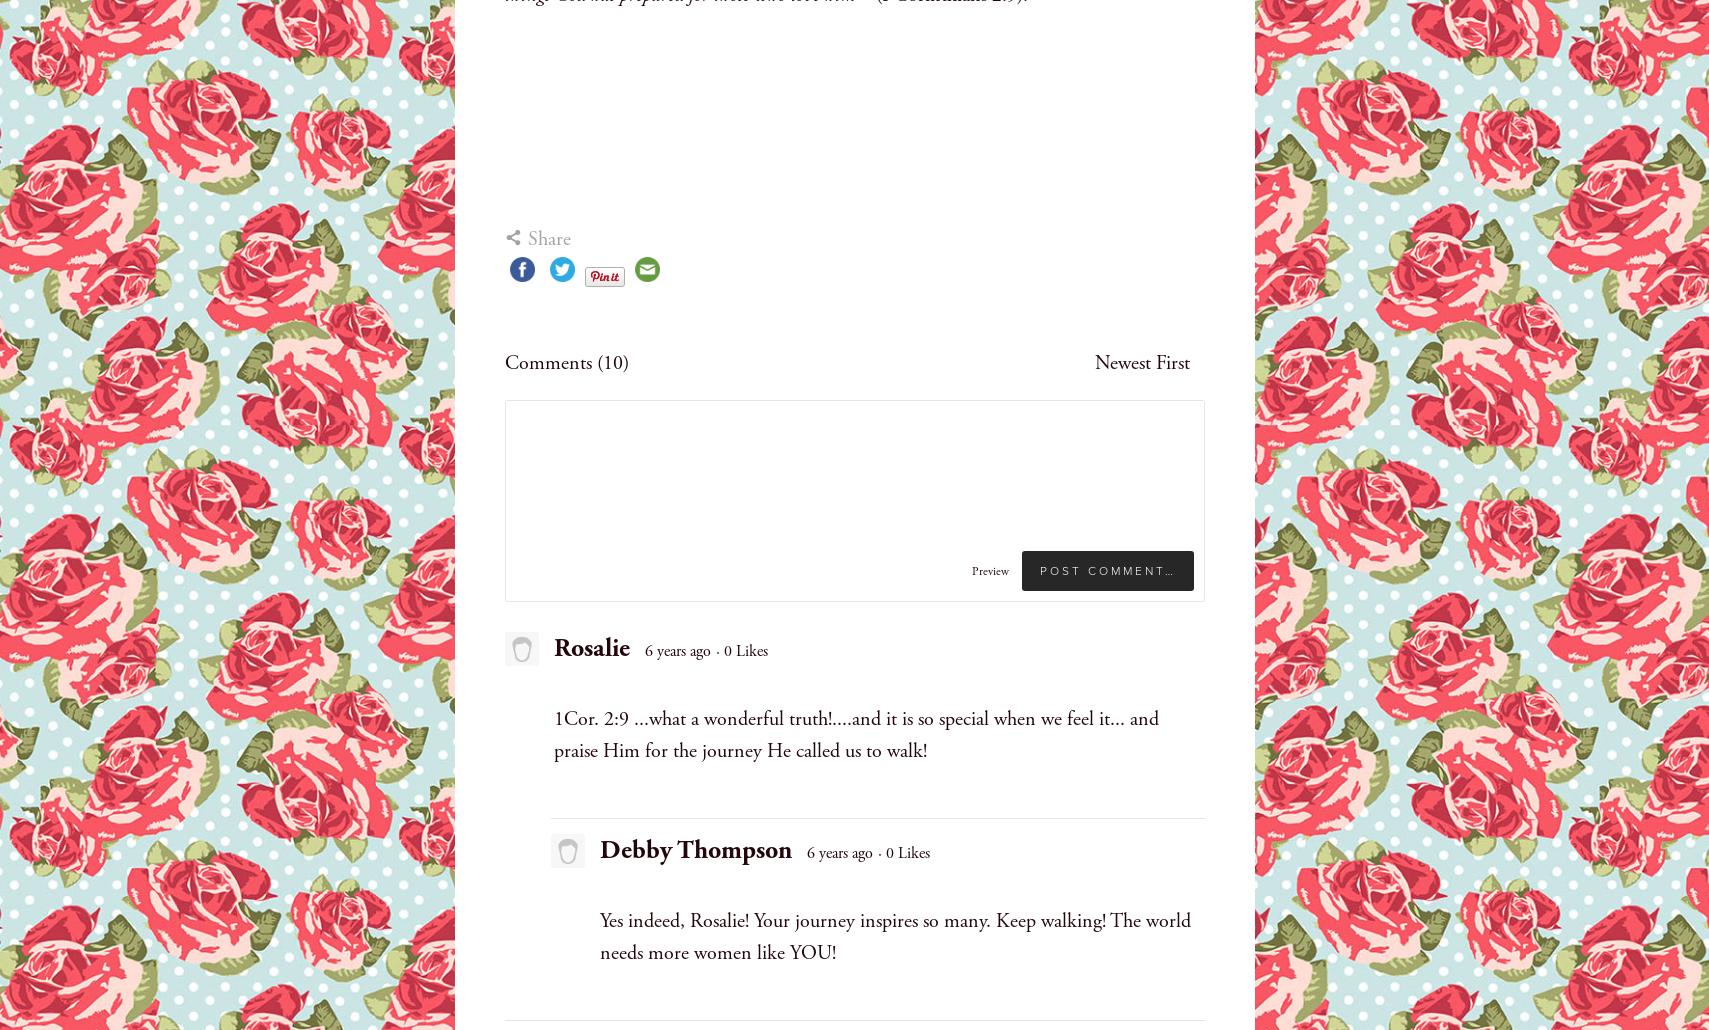 This screenshot has width=1709, height=1030. Describe the element at coordinates (552, 734) in the screenshot. I see `'1Cor. 2:9 ...what a wonderful truth!....and it is so special when we feel it... and praise Him for the journey He called us to walk!'` at that location.